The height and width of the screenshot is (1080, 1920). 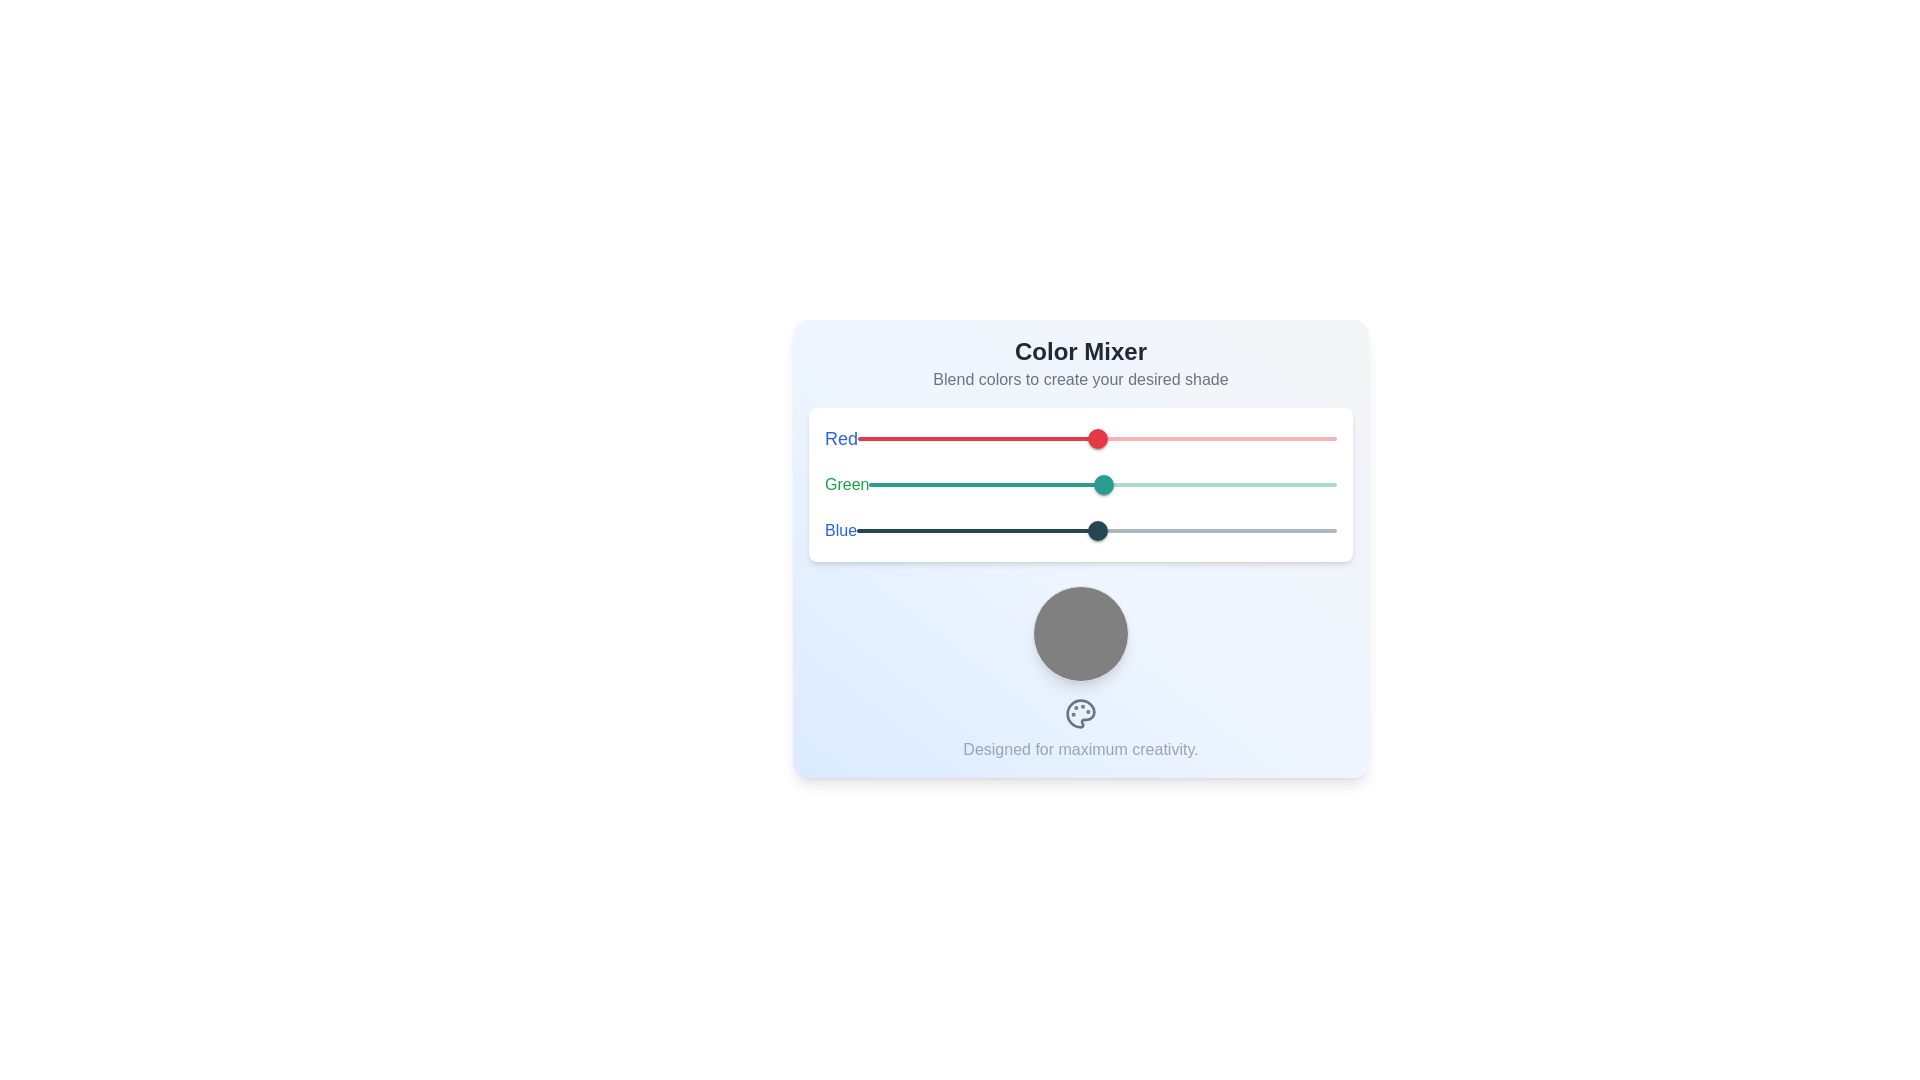 What do you see at coordinates (1114, 438) in the screenshot?
I see `the red value` at bounding box center [1114, 438].